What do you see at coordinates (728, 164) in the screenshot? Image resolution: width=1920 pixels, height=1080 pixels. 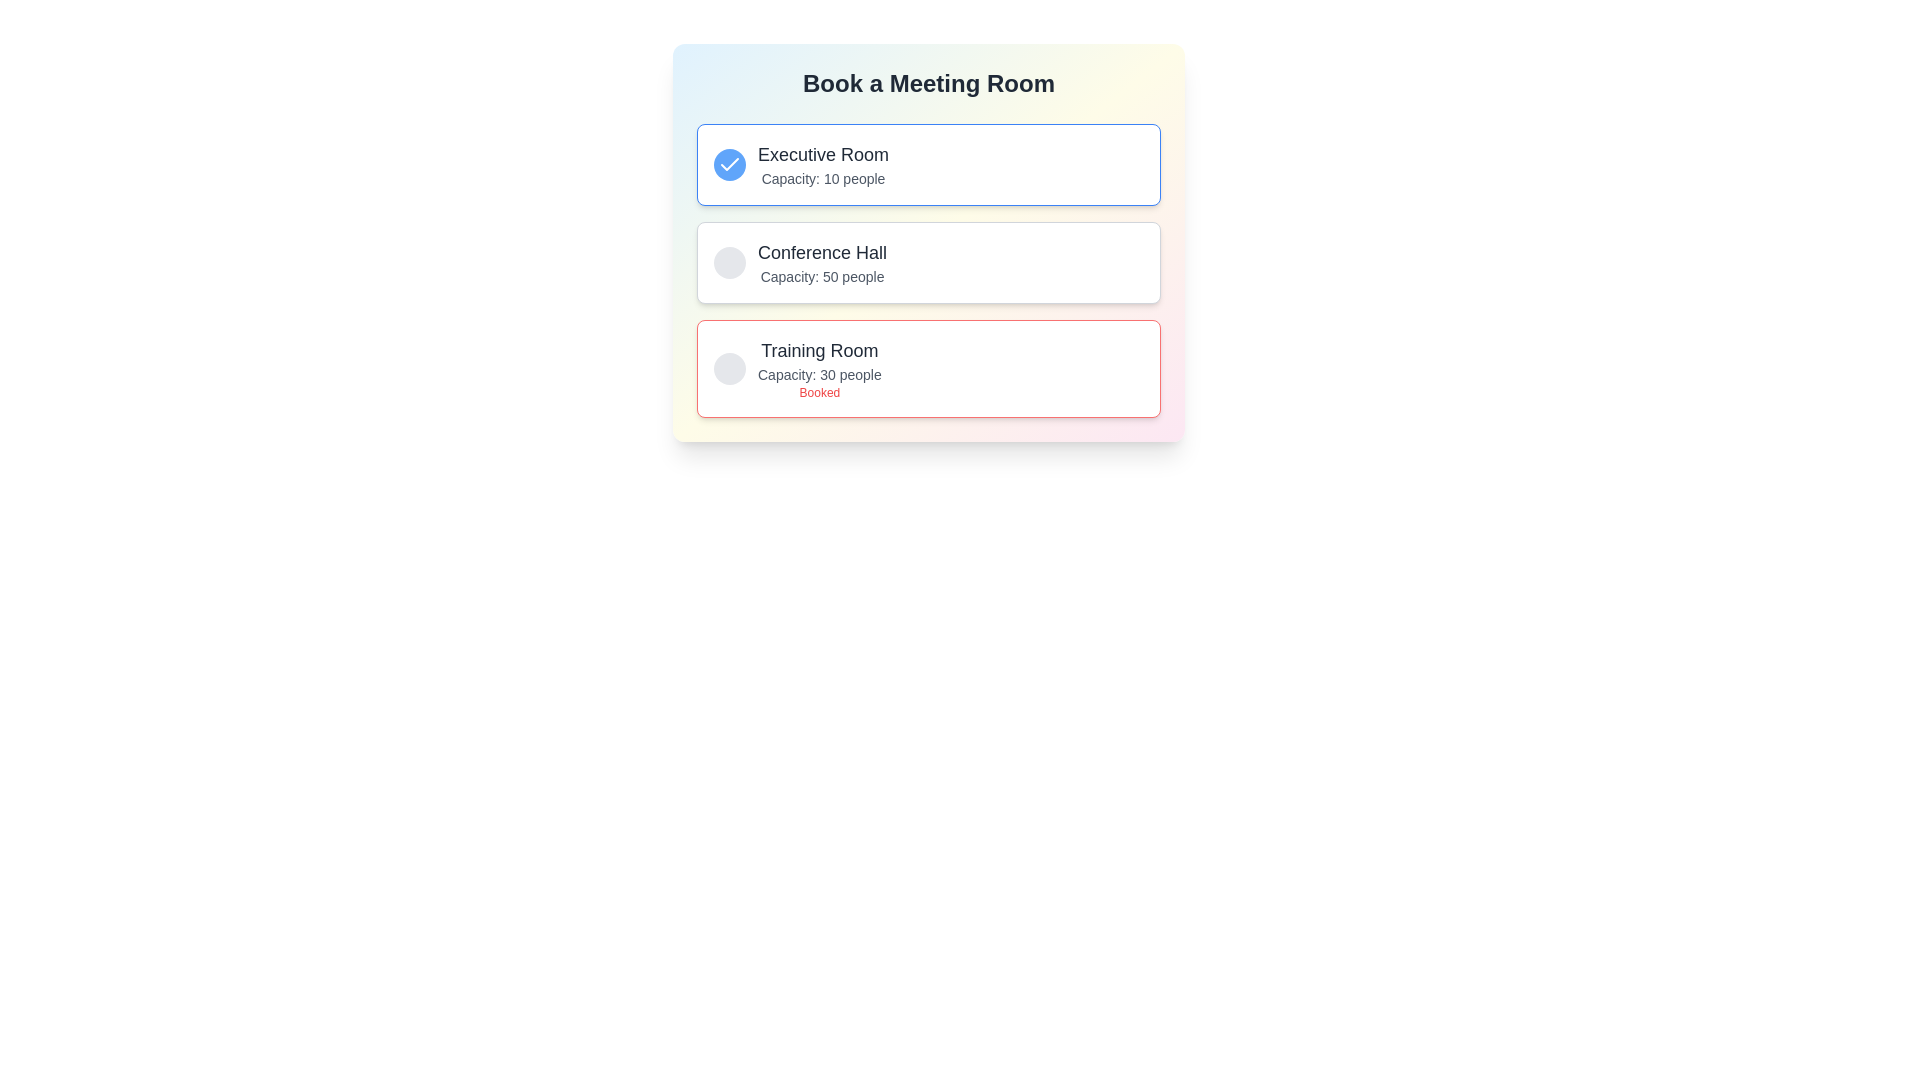 I see `the checkmark icon styled within a circular blue button located in the first row under the title 'Executive Room'` at bounding box center [728, 164].